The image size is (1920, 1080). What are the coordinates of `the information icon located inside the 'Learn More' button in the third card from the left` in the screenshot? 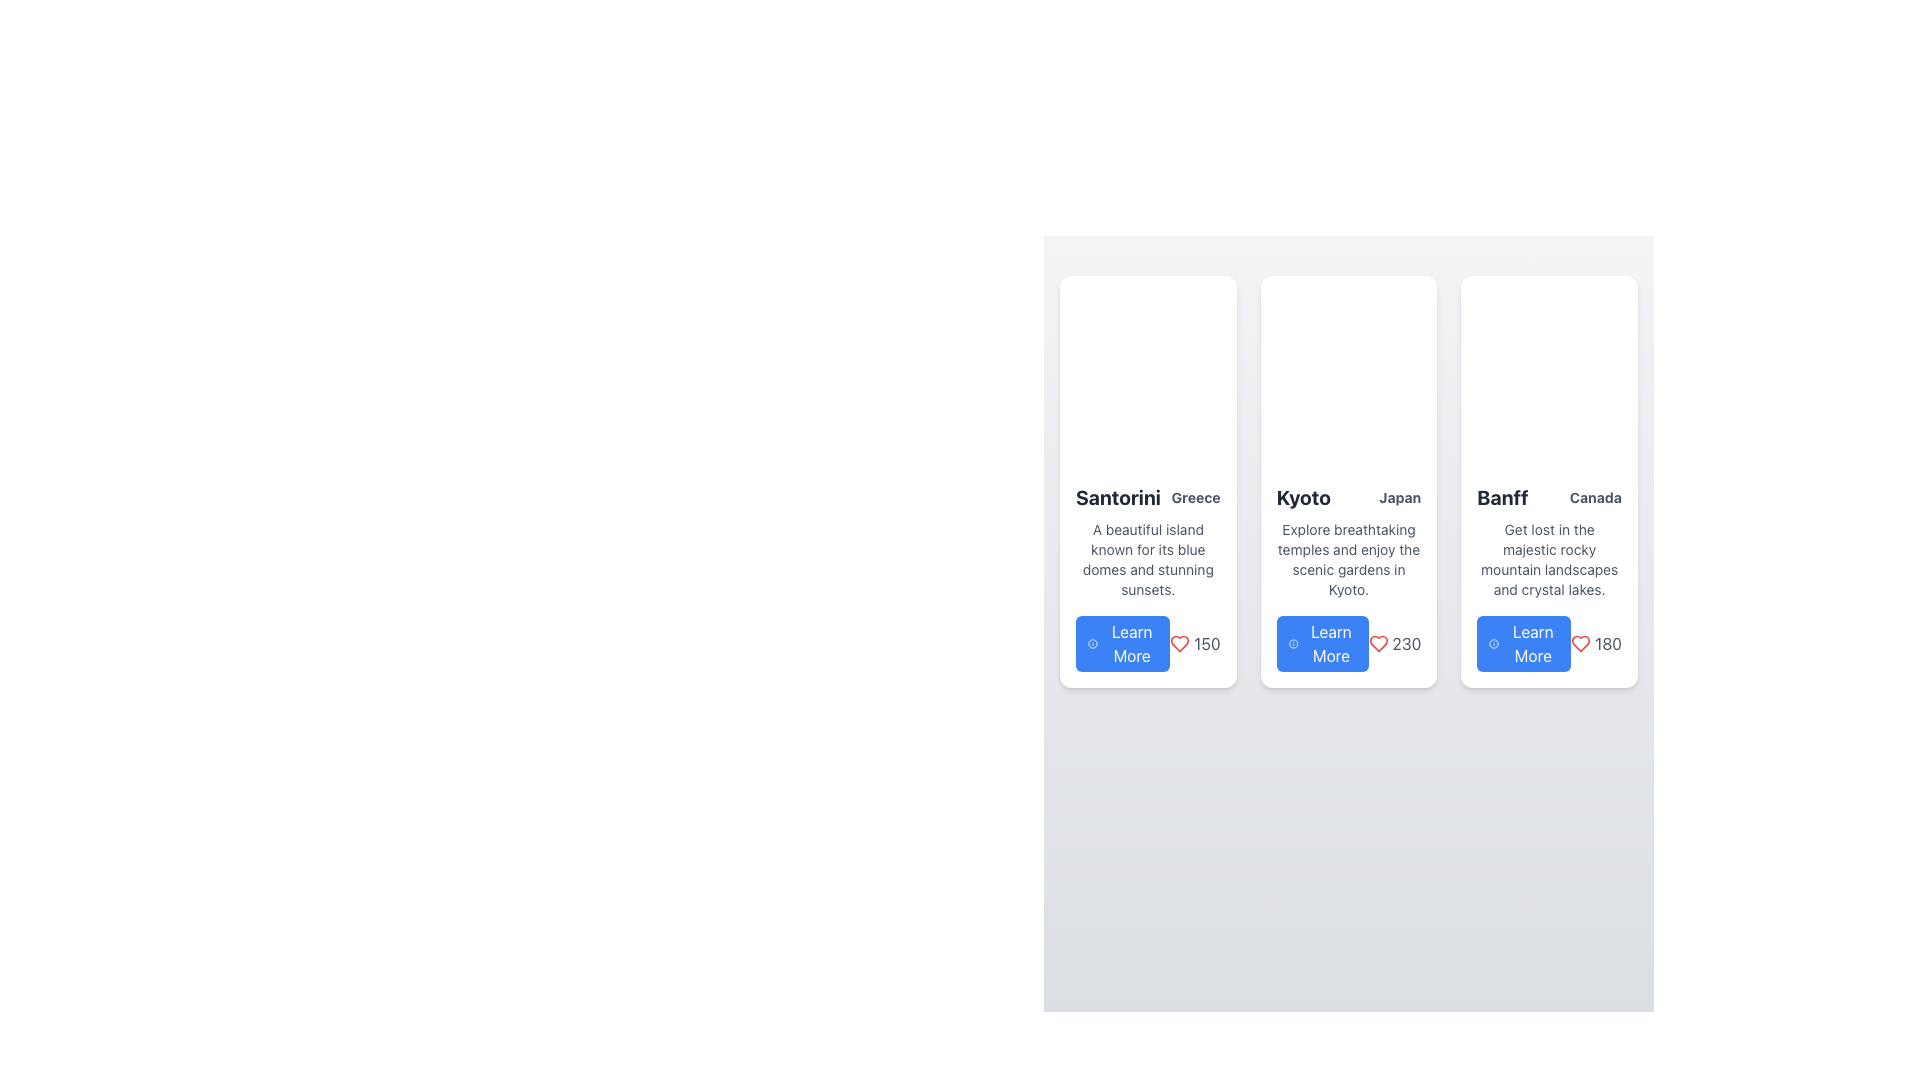 It's located at (1494, 644).